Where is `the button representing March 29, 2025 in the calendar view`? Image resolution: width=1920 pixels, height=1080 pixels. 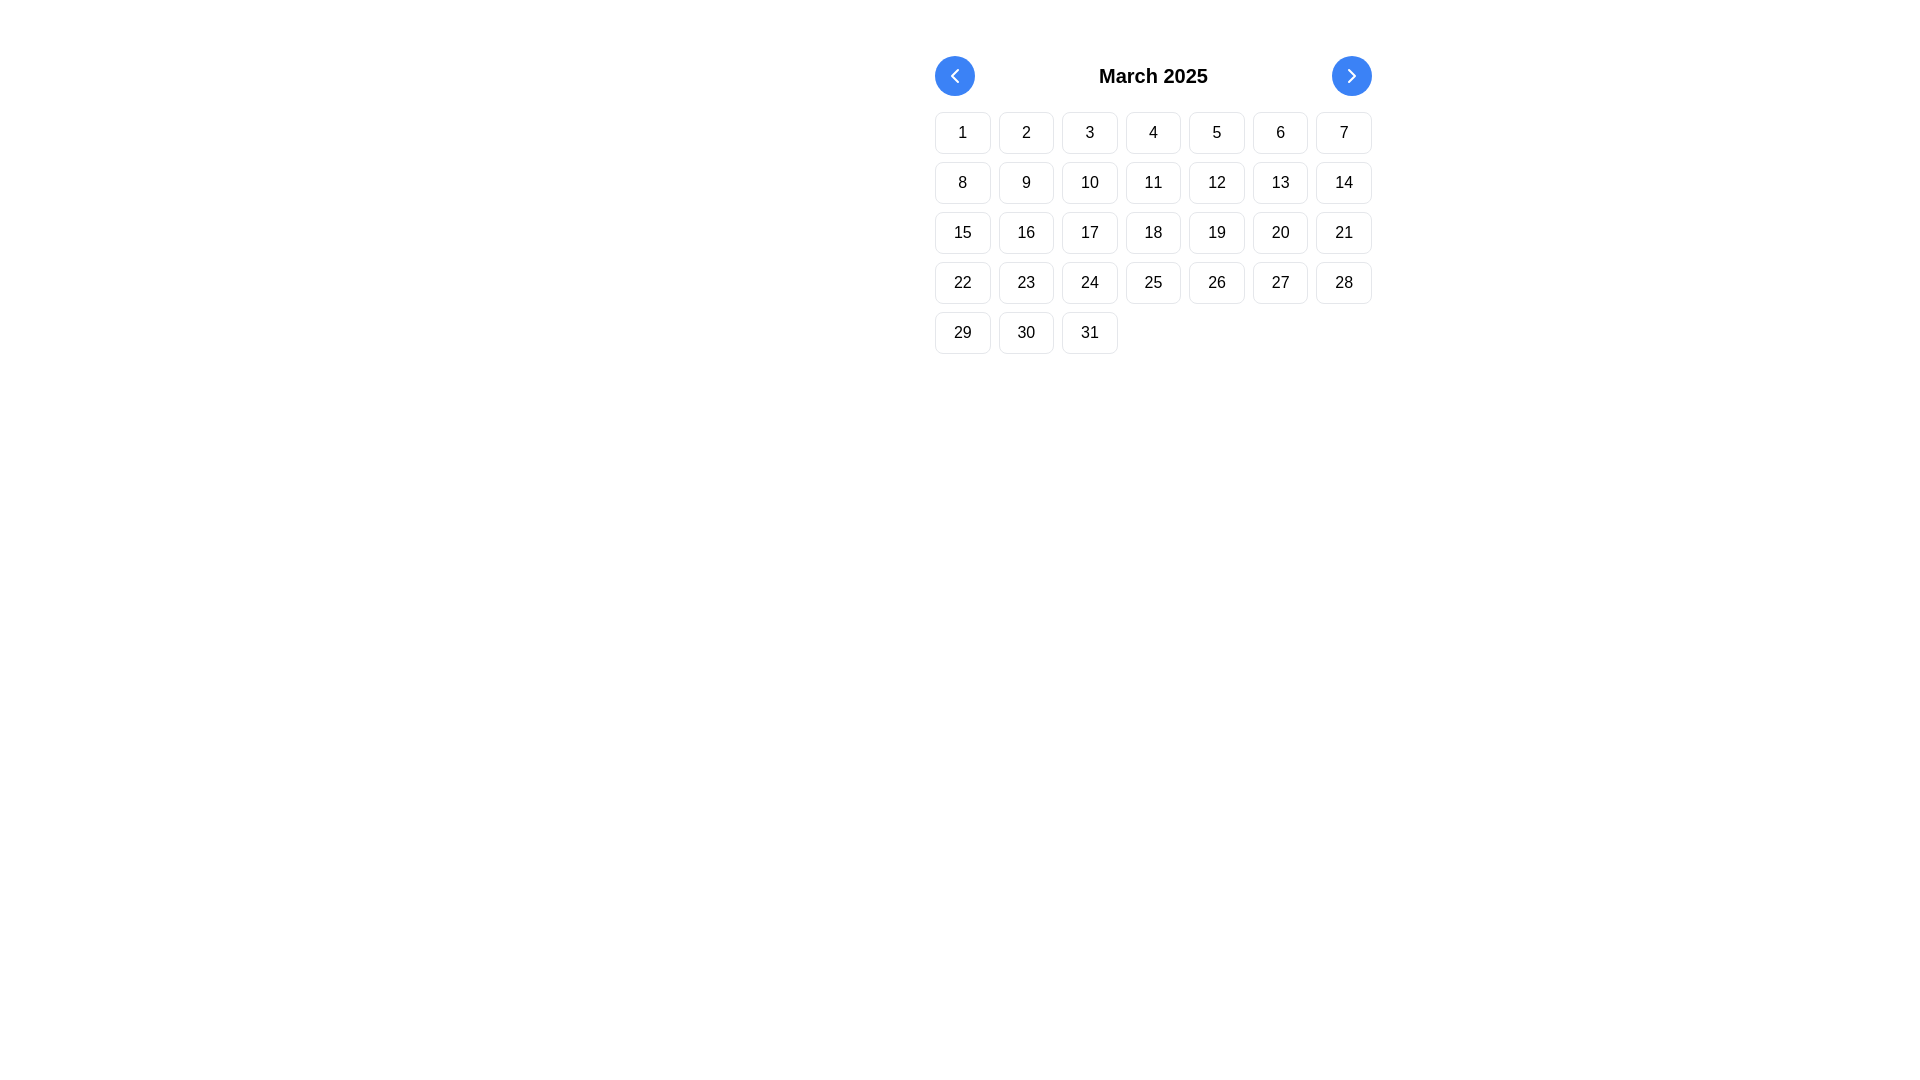 the button representing March 29, 2025 in the calendar view is located at coordinates (962, 331).